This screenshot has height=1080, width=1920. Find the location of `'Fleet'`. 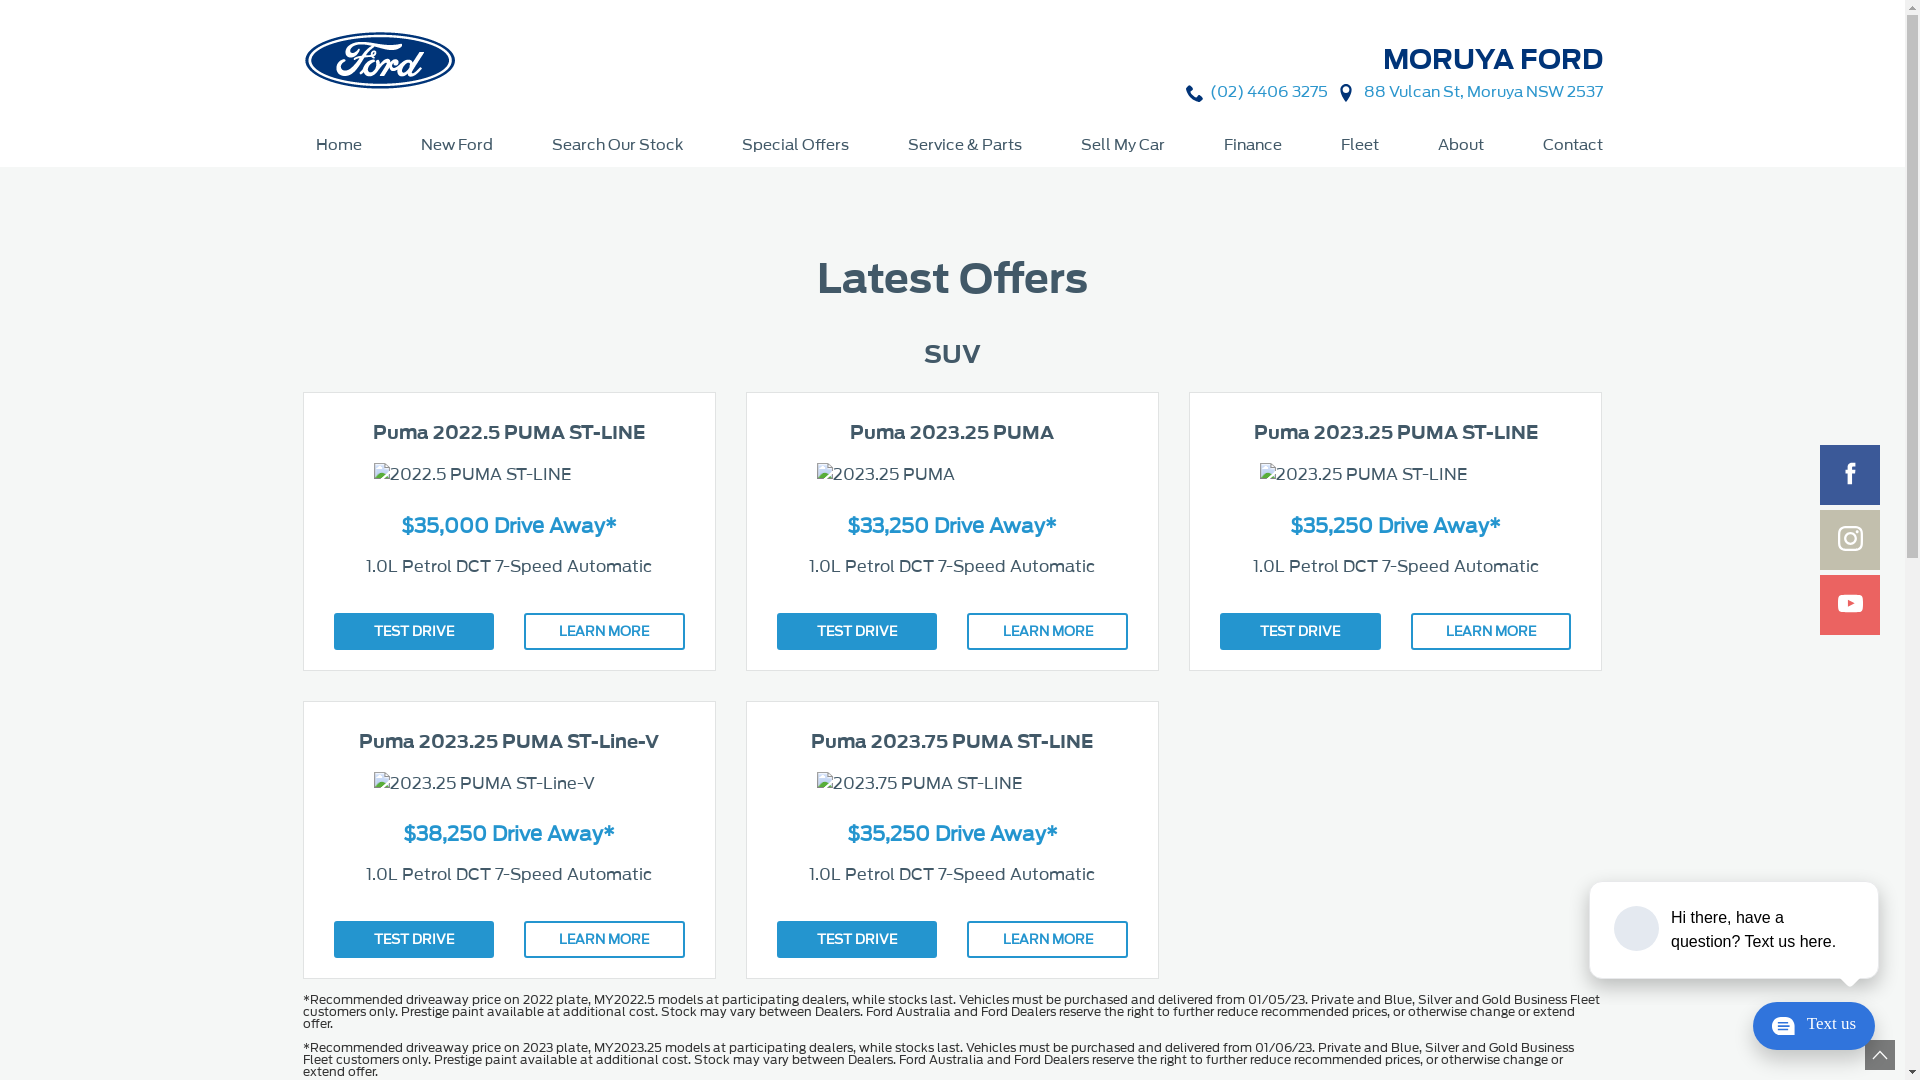

'Fleet' is located at coordinates (1359, 144).